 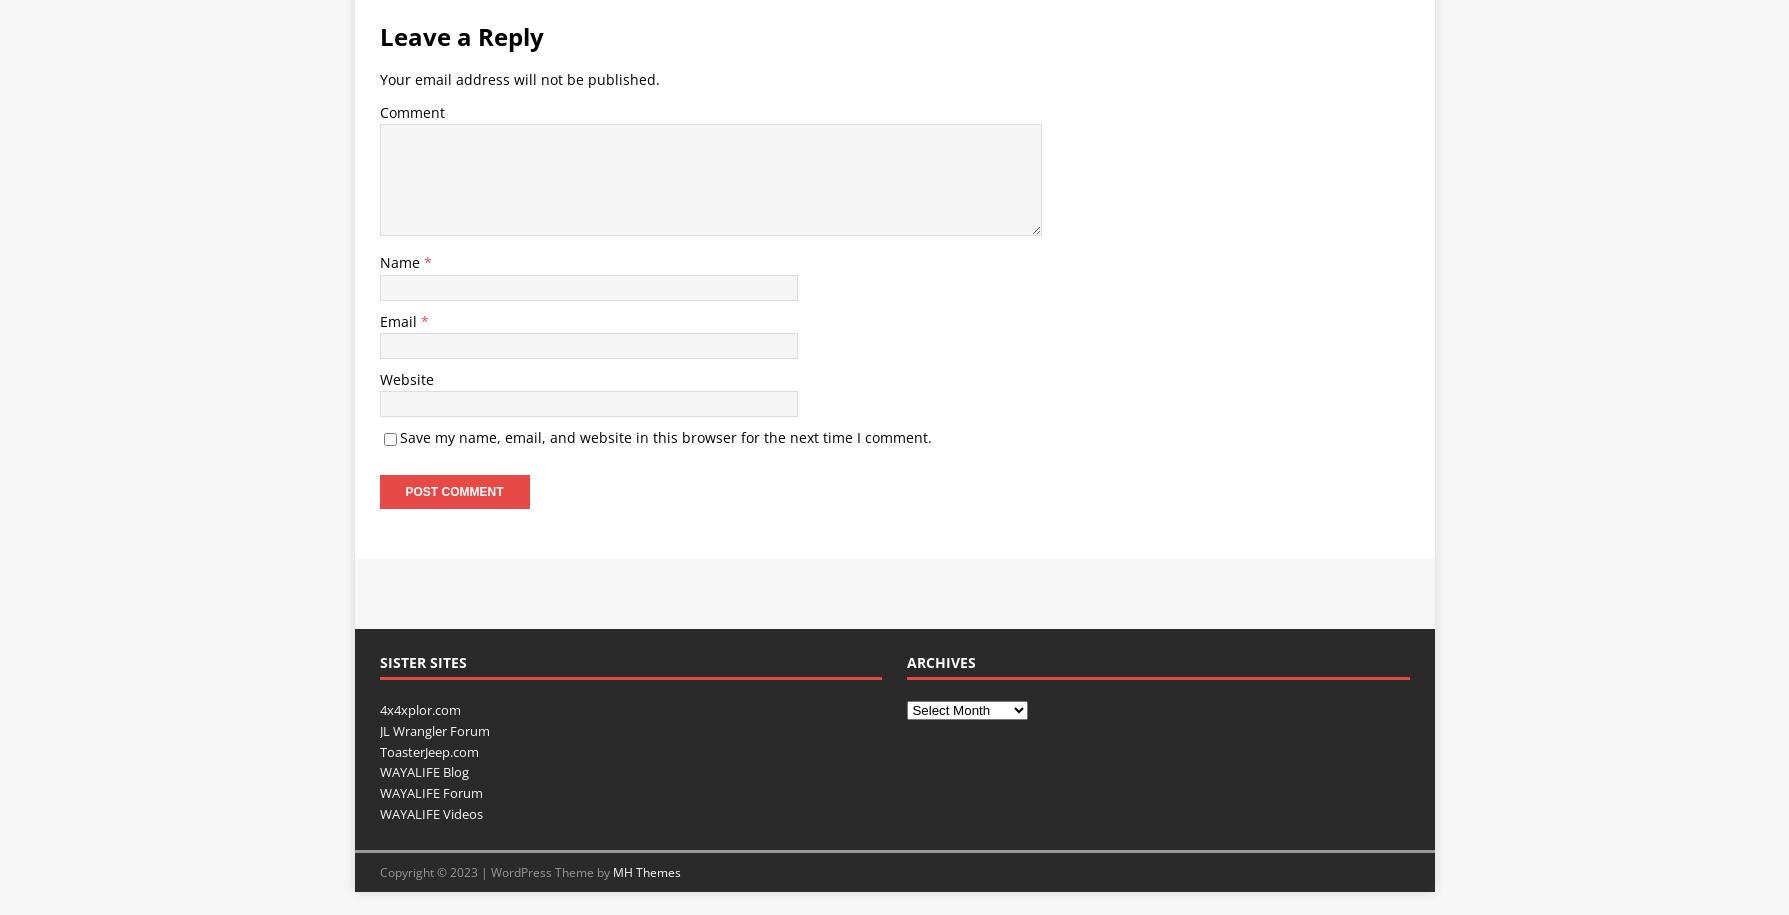 I want to click on 'Leave a Reply', so click(x=378, y=36).